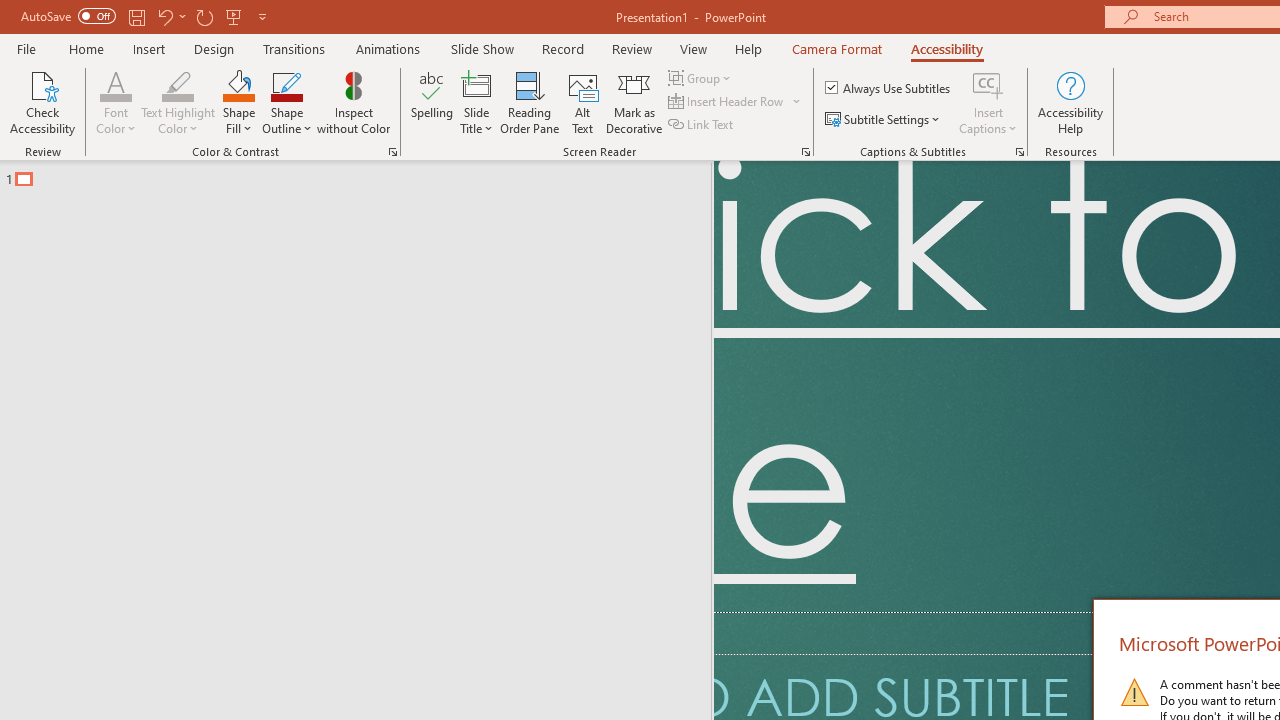  Describe the element at coordinates (475, 103) in the screenshot. I see `'Slide Title'` at that location.